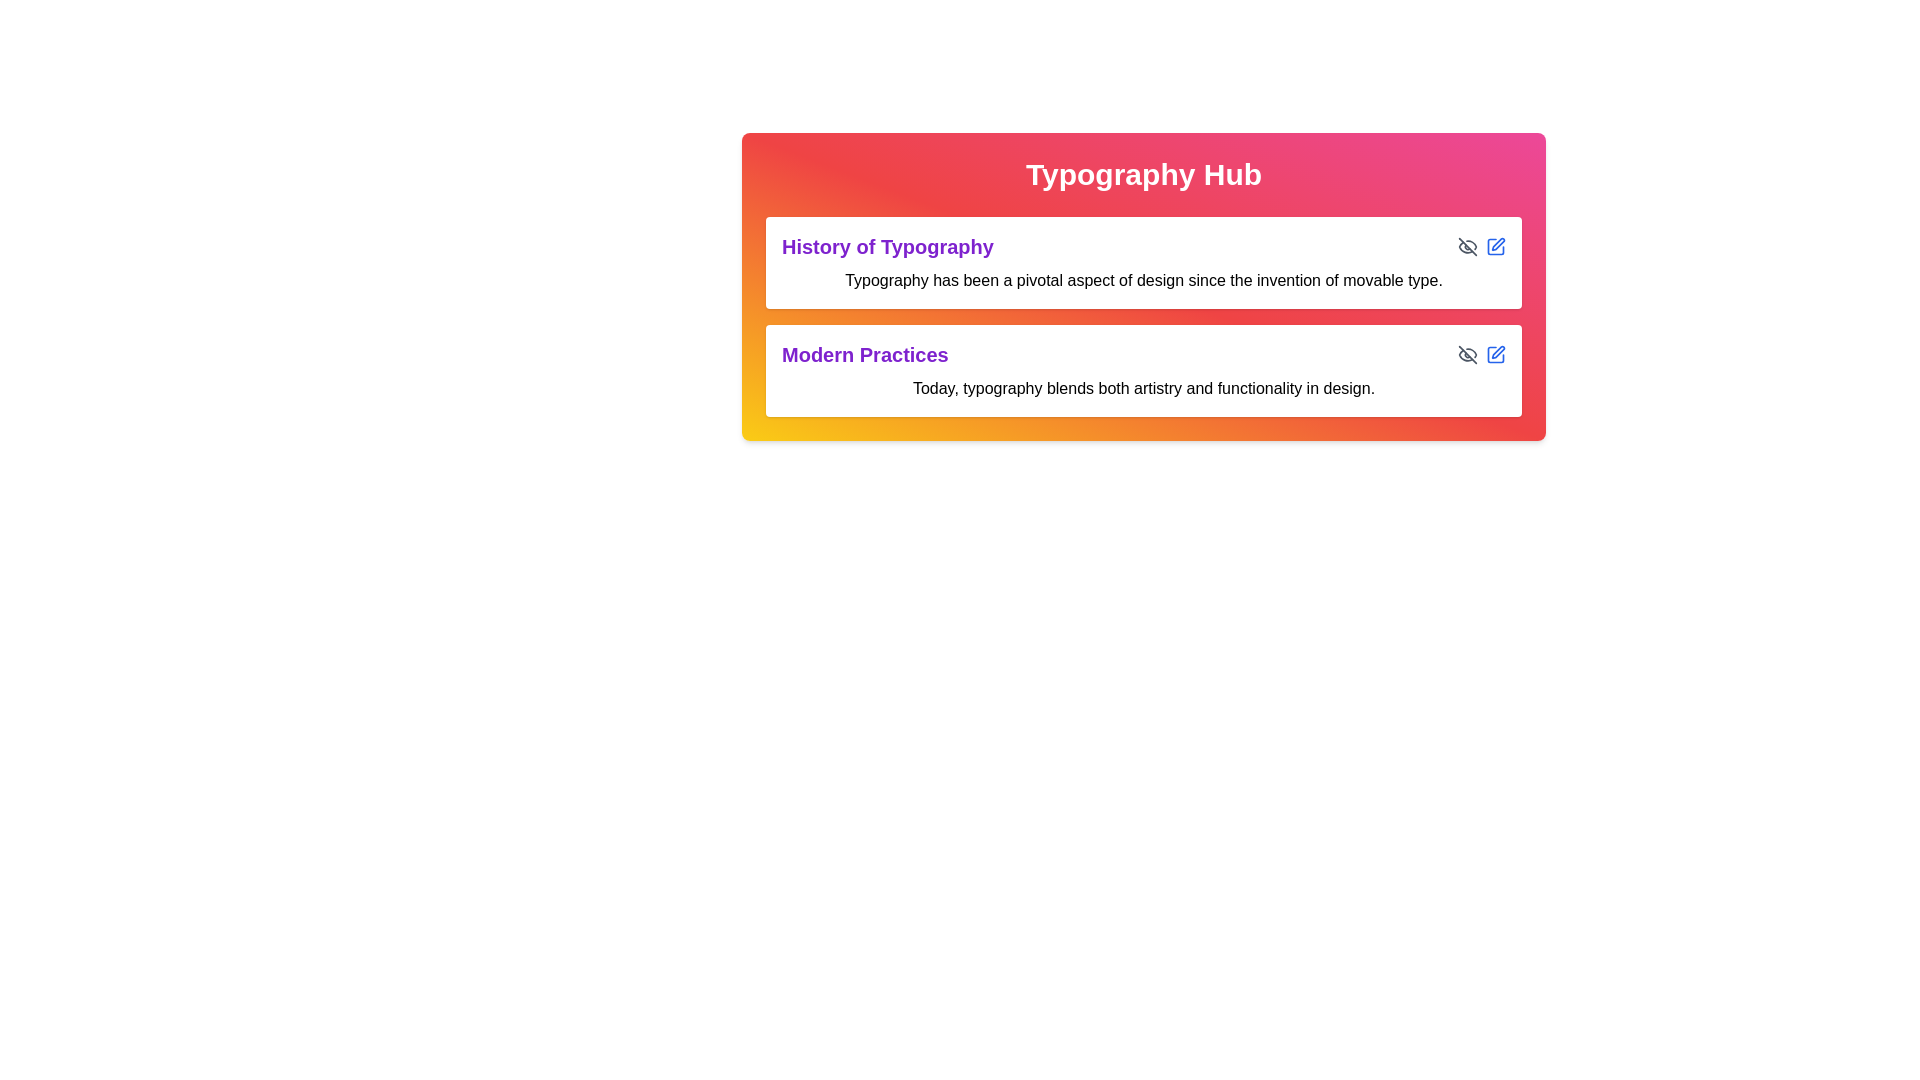 This screenshot has height=1080, width=1920. I want to click on the text field displaying the sentence 'Today, typography blends both artistry and functionality in design.' which is located under the heading 'Modern Practices', so click(1143, 389).